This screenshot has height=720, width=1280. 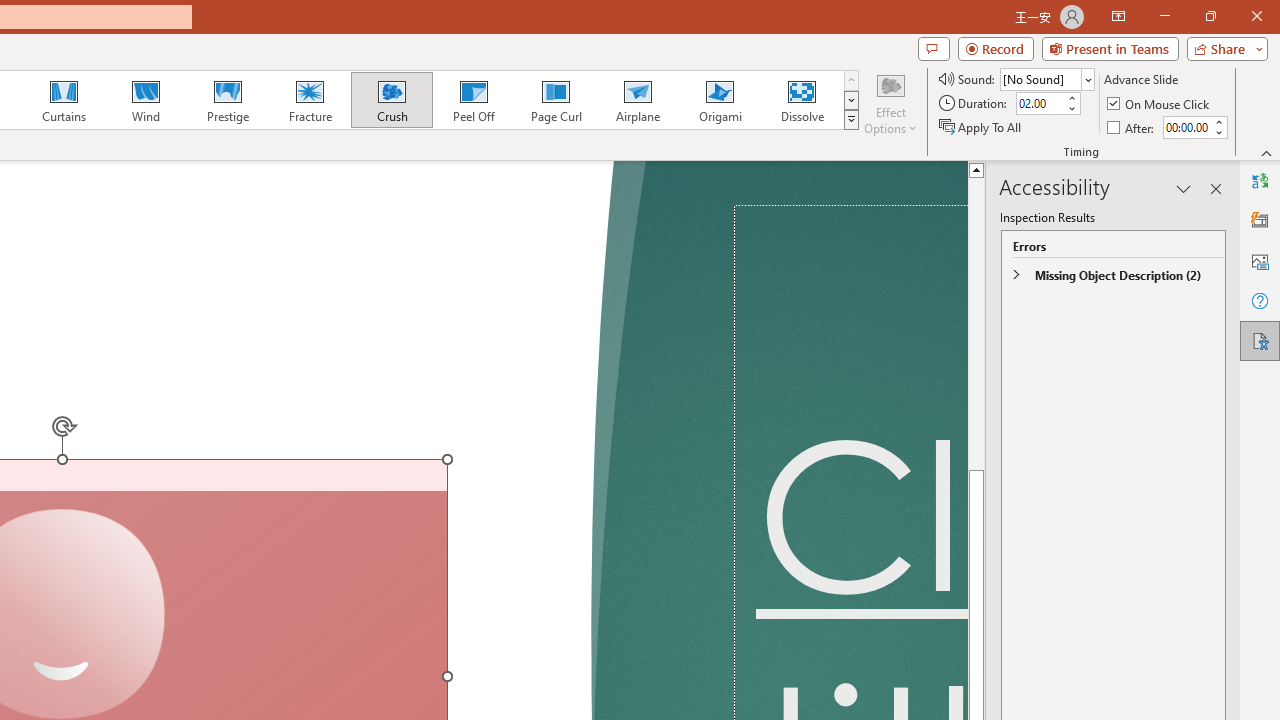 I want to click on 'Sound', so click(x=1046, y=78).